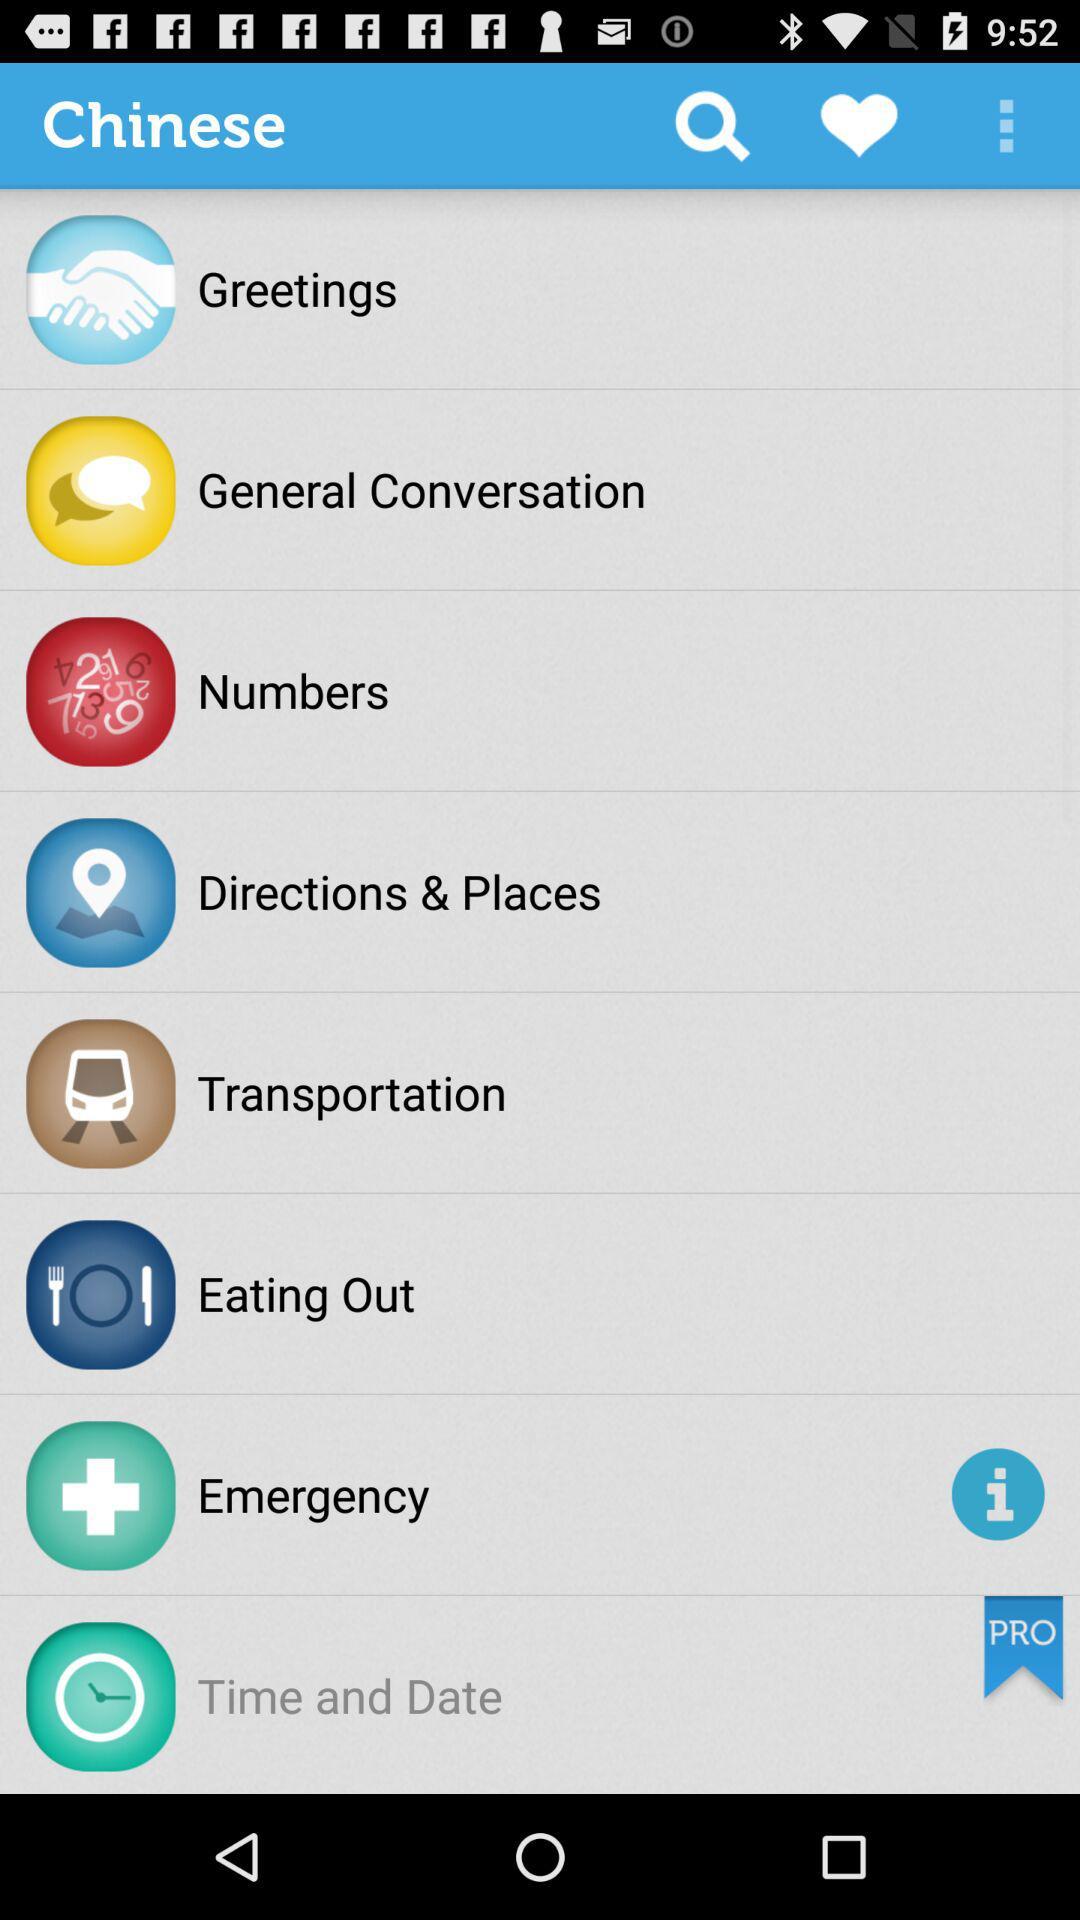 This screenshot has height=1920, width=1080. I want to click on the emergency app, so click(570, 1494).